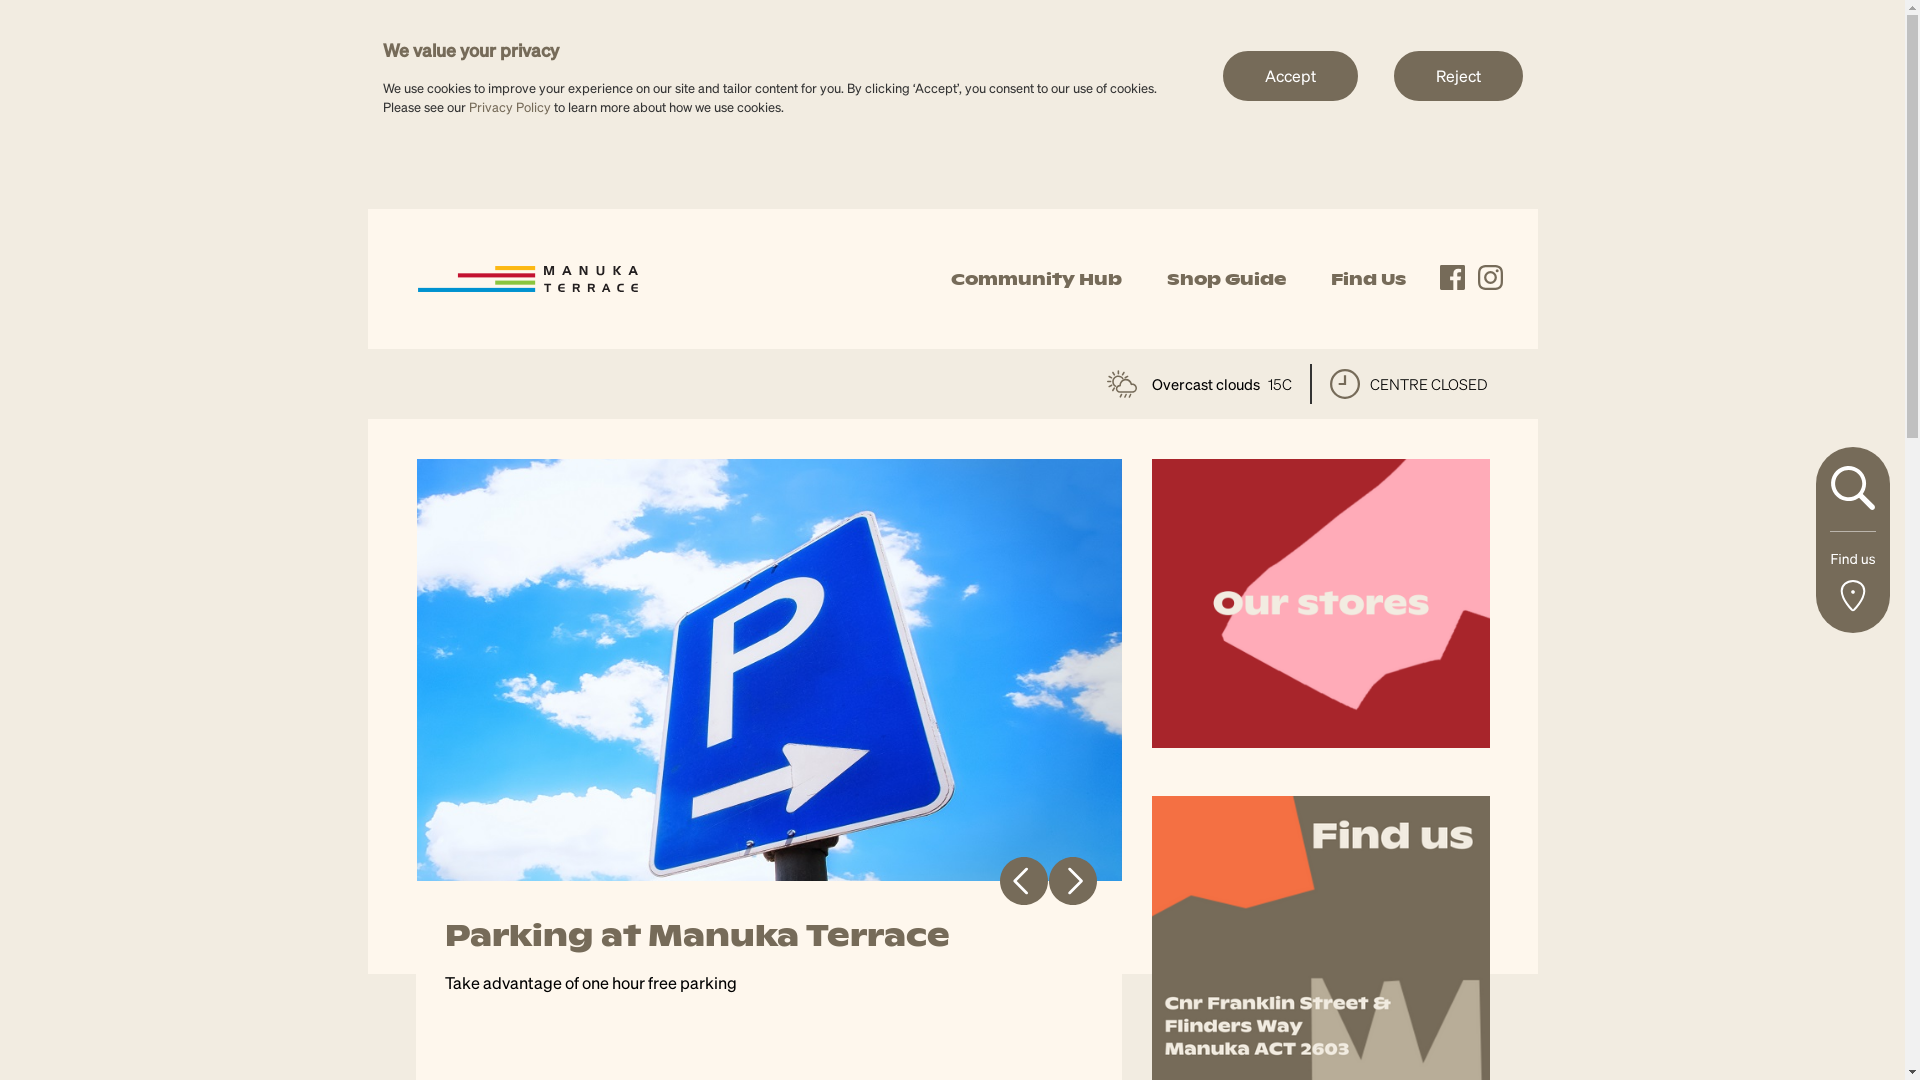 This screenshot has width=1920, height=1080. Describe the element at coordinates (1224, 279) in the screenshot. I see `'Shop Guide'` at that location.